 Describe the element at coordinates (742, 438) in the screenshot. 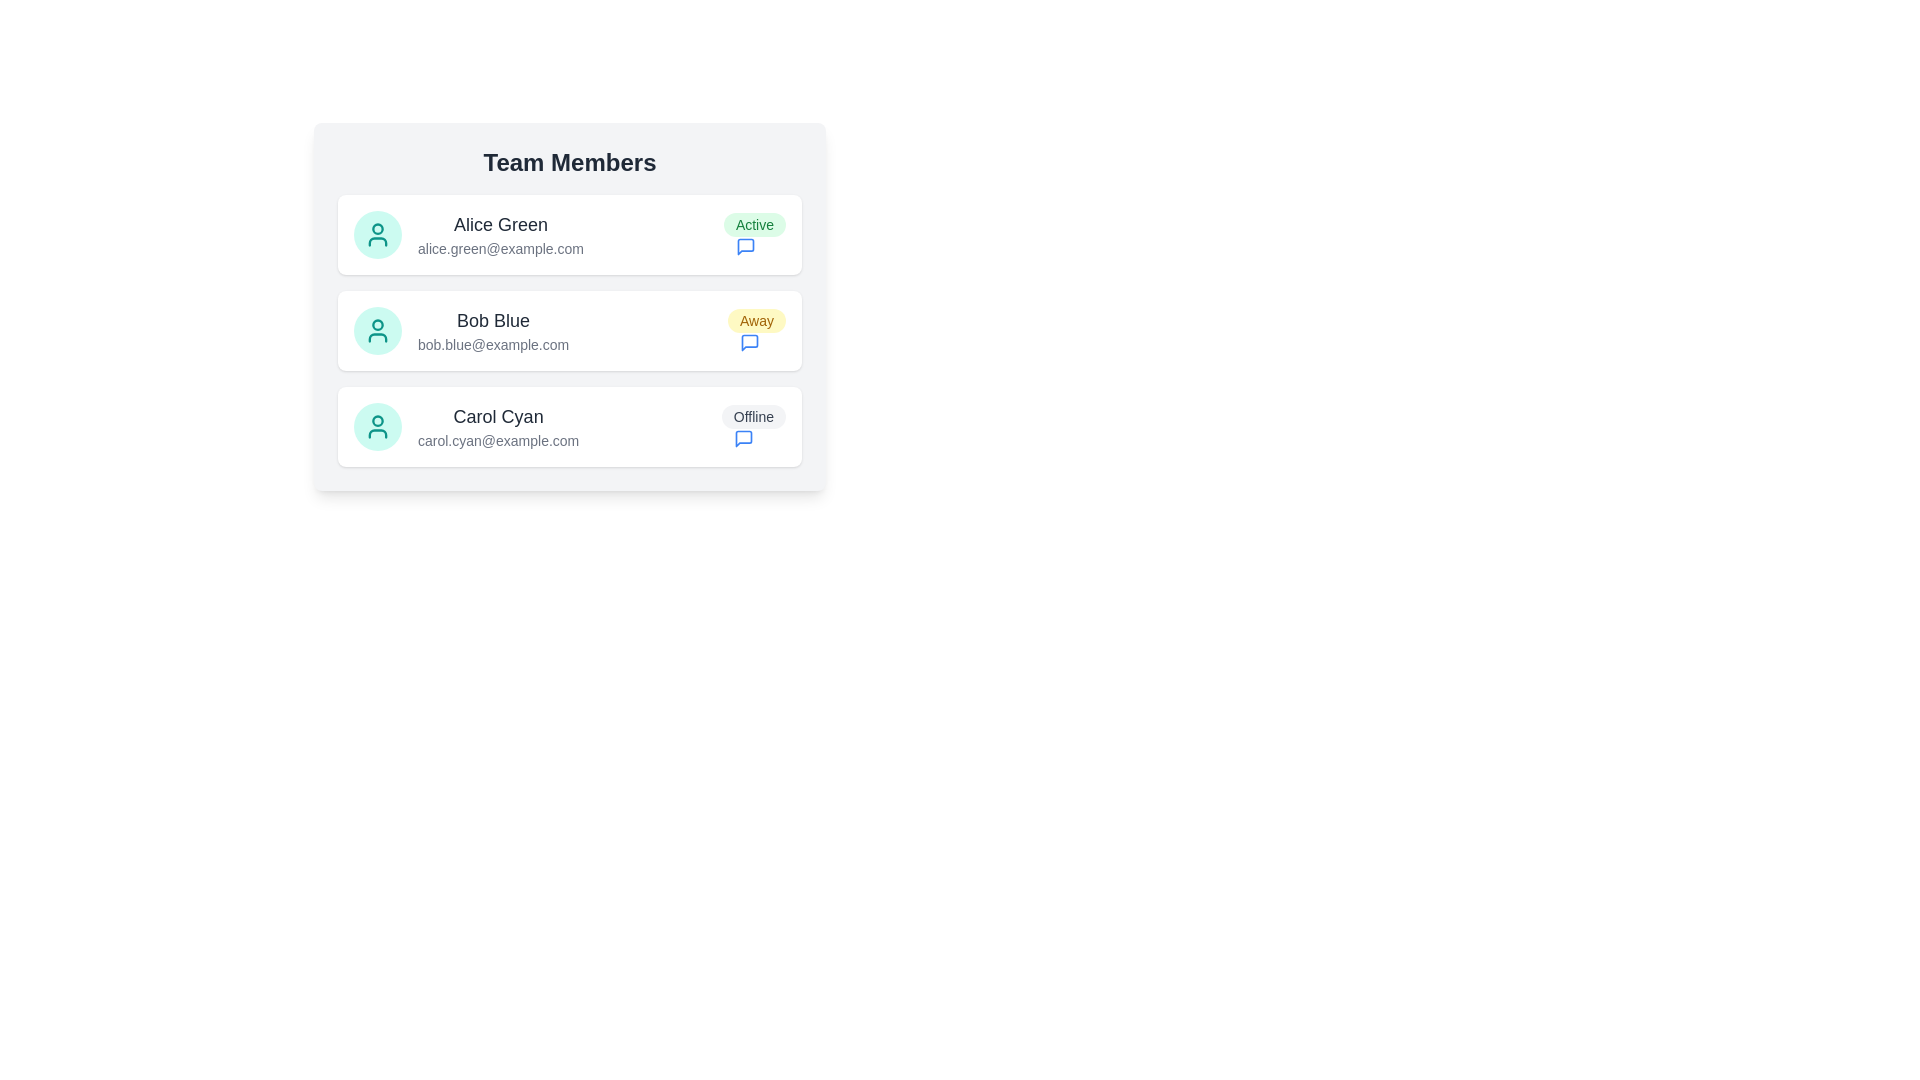

I see `the speech bubble icon button, which symbolizes messaging functionality and is styled in blue, located near the 'Offline' label` at that location.